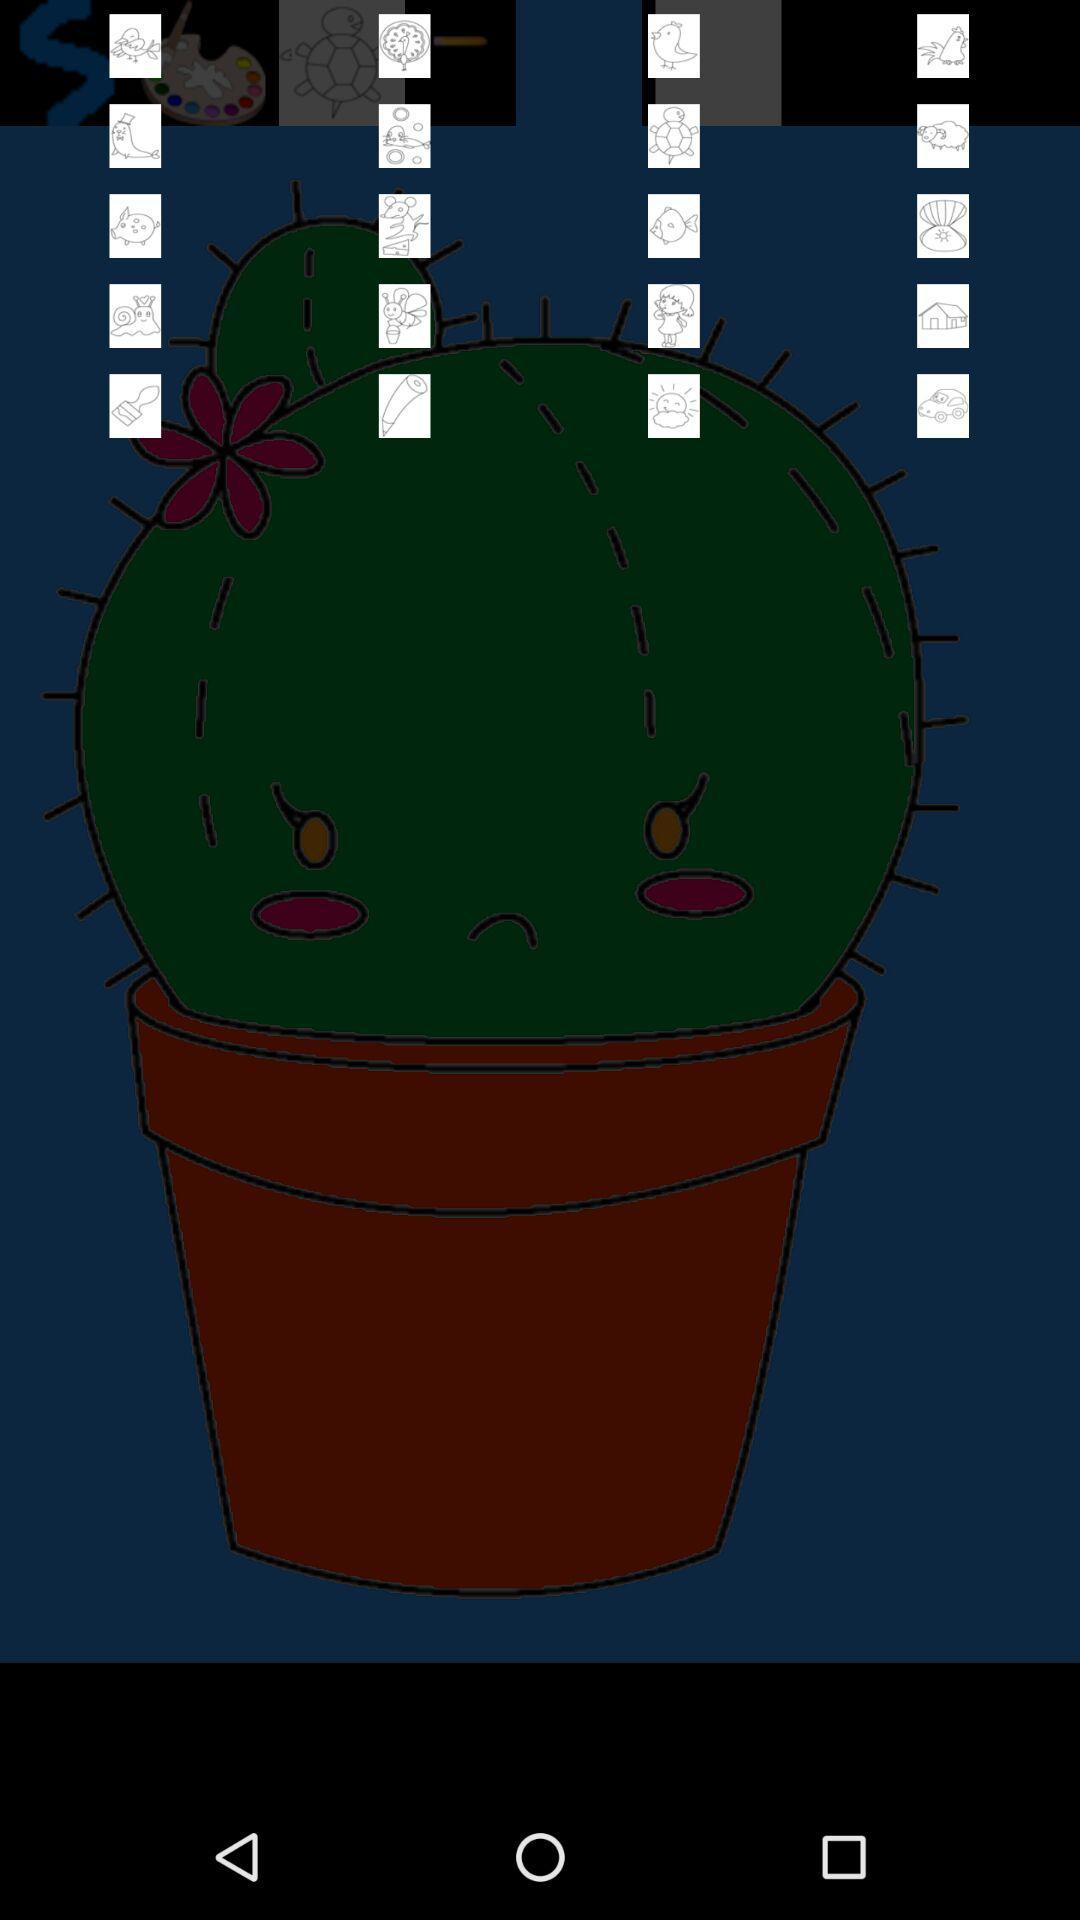  I want to click on photo, so click(404, 315).